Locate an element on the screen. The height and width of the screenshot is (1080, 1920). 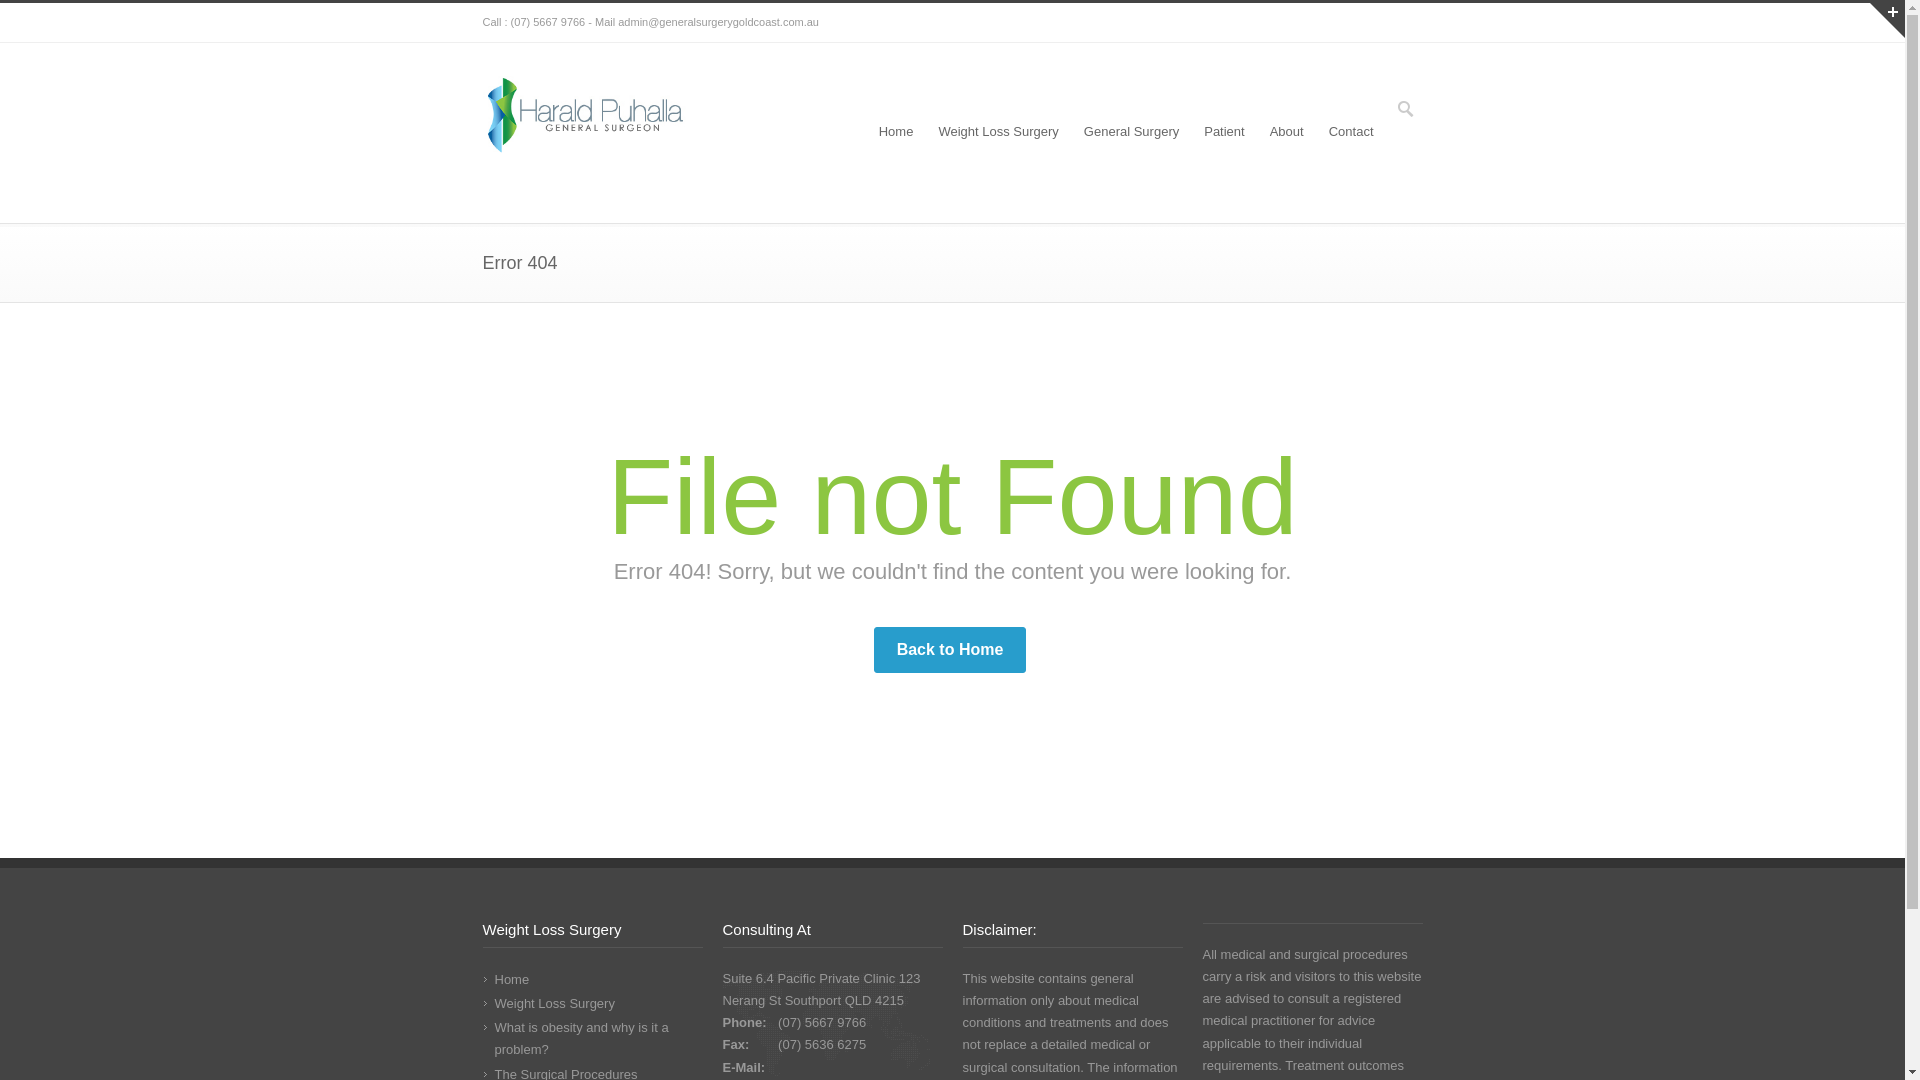
'Weight Loss Surgery' is located at coordinates (553, 1003).